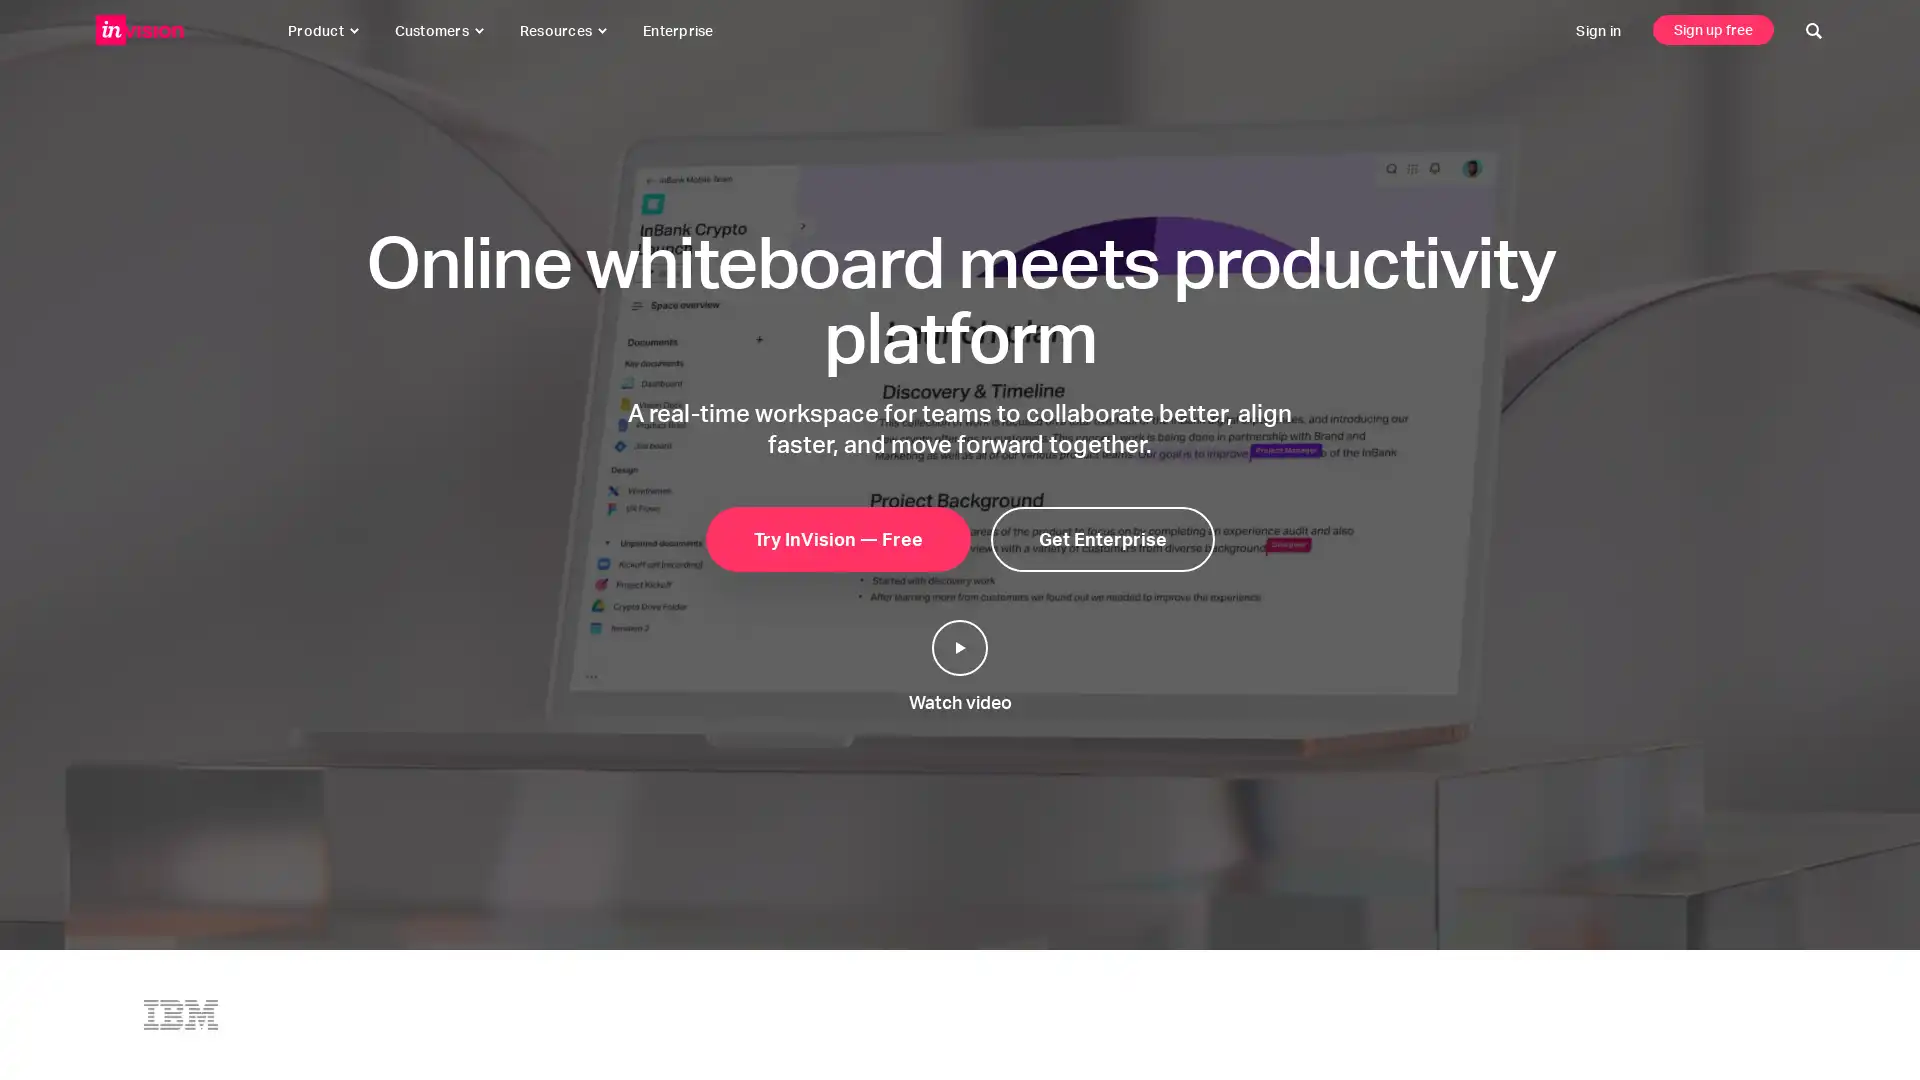  I want to click on click to start a conversation, so click(1856, 1018).